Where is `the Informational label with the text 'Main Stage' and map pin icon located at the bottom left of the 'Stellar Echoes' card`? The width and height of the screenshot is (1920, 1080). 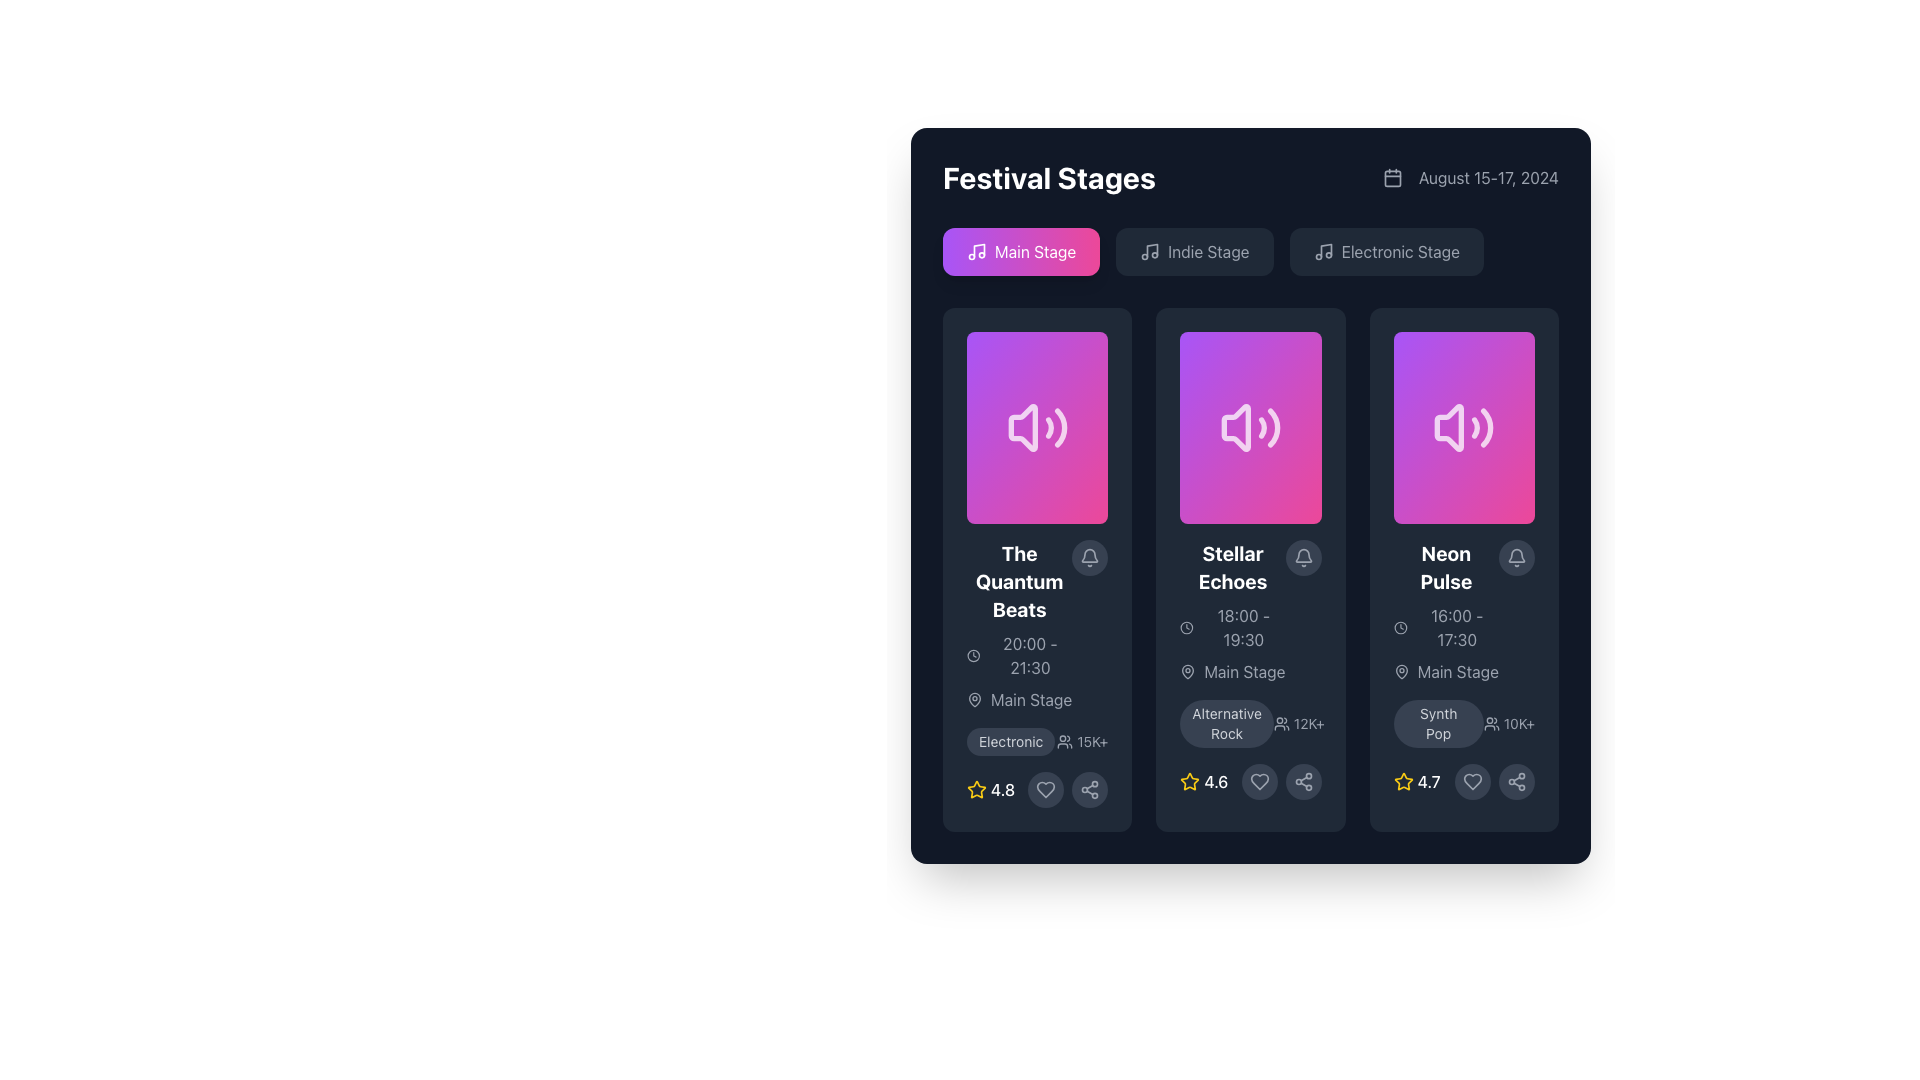
the Informational label with the text 'Main Stage' and map pin icon located at the bottom left of the 'Stellar Echoes' card is located at coordinates (1232, 671).